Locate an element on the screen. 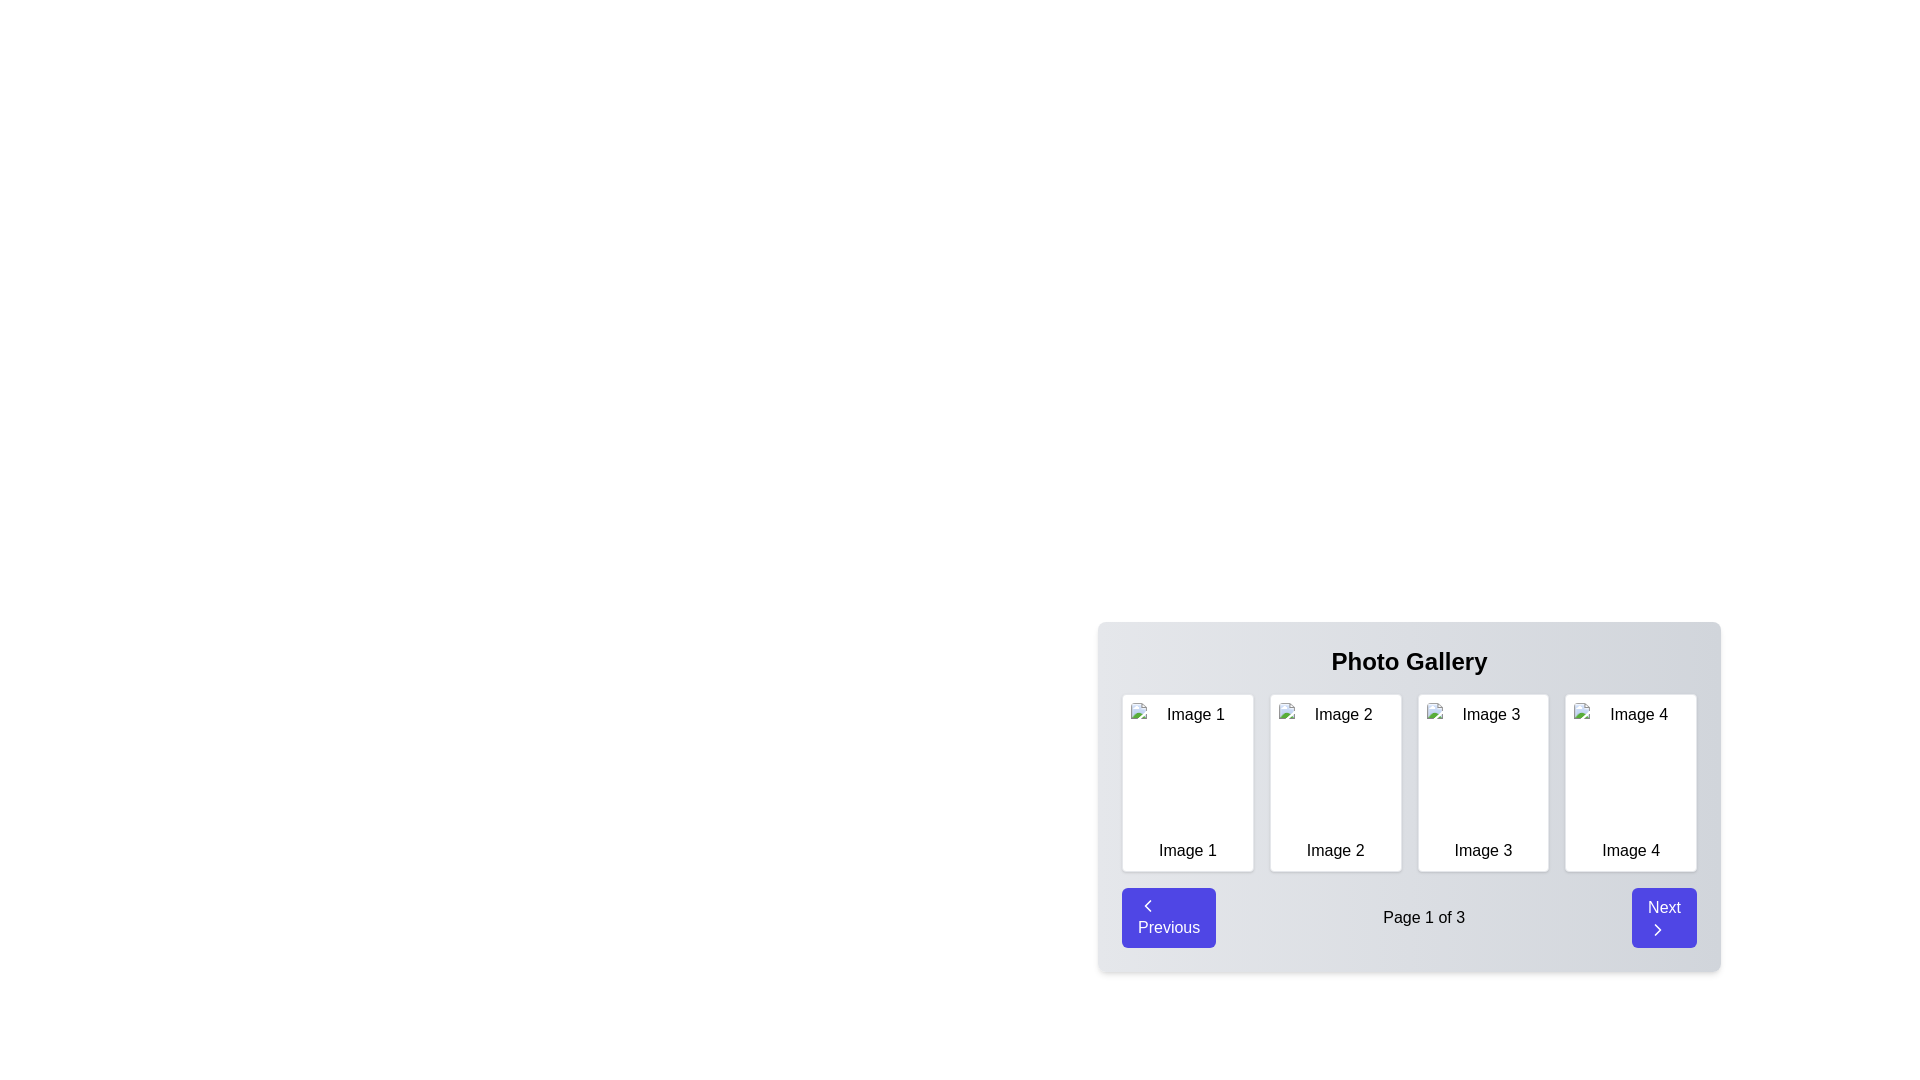 The image size is (1920, 1080). the static text label displaying 'Image 3', which is centered below the image placeholder in the third card of a horizontal set of four image cards is located at coordinates (1483, 851).